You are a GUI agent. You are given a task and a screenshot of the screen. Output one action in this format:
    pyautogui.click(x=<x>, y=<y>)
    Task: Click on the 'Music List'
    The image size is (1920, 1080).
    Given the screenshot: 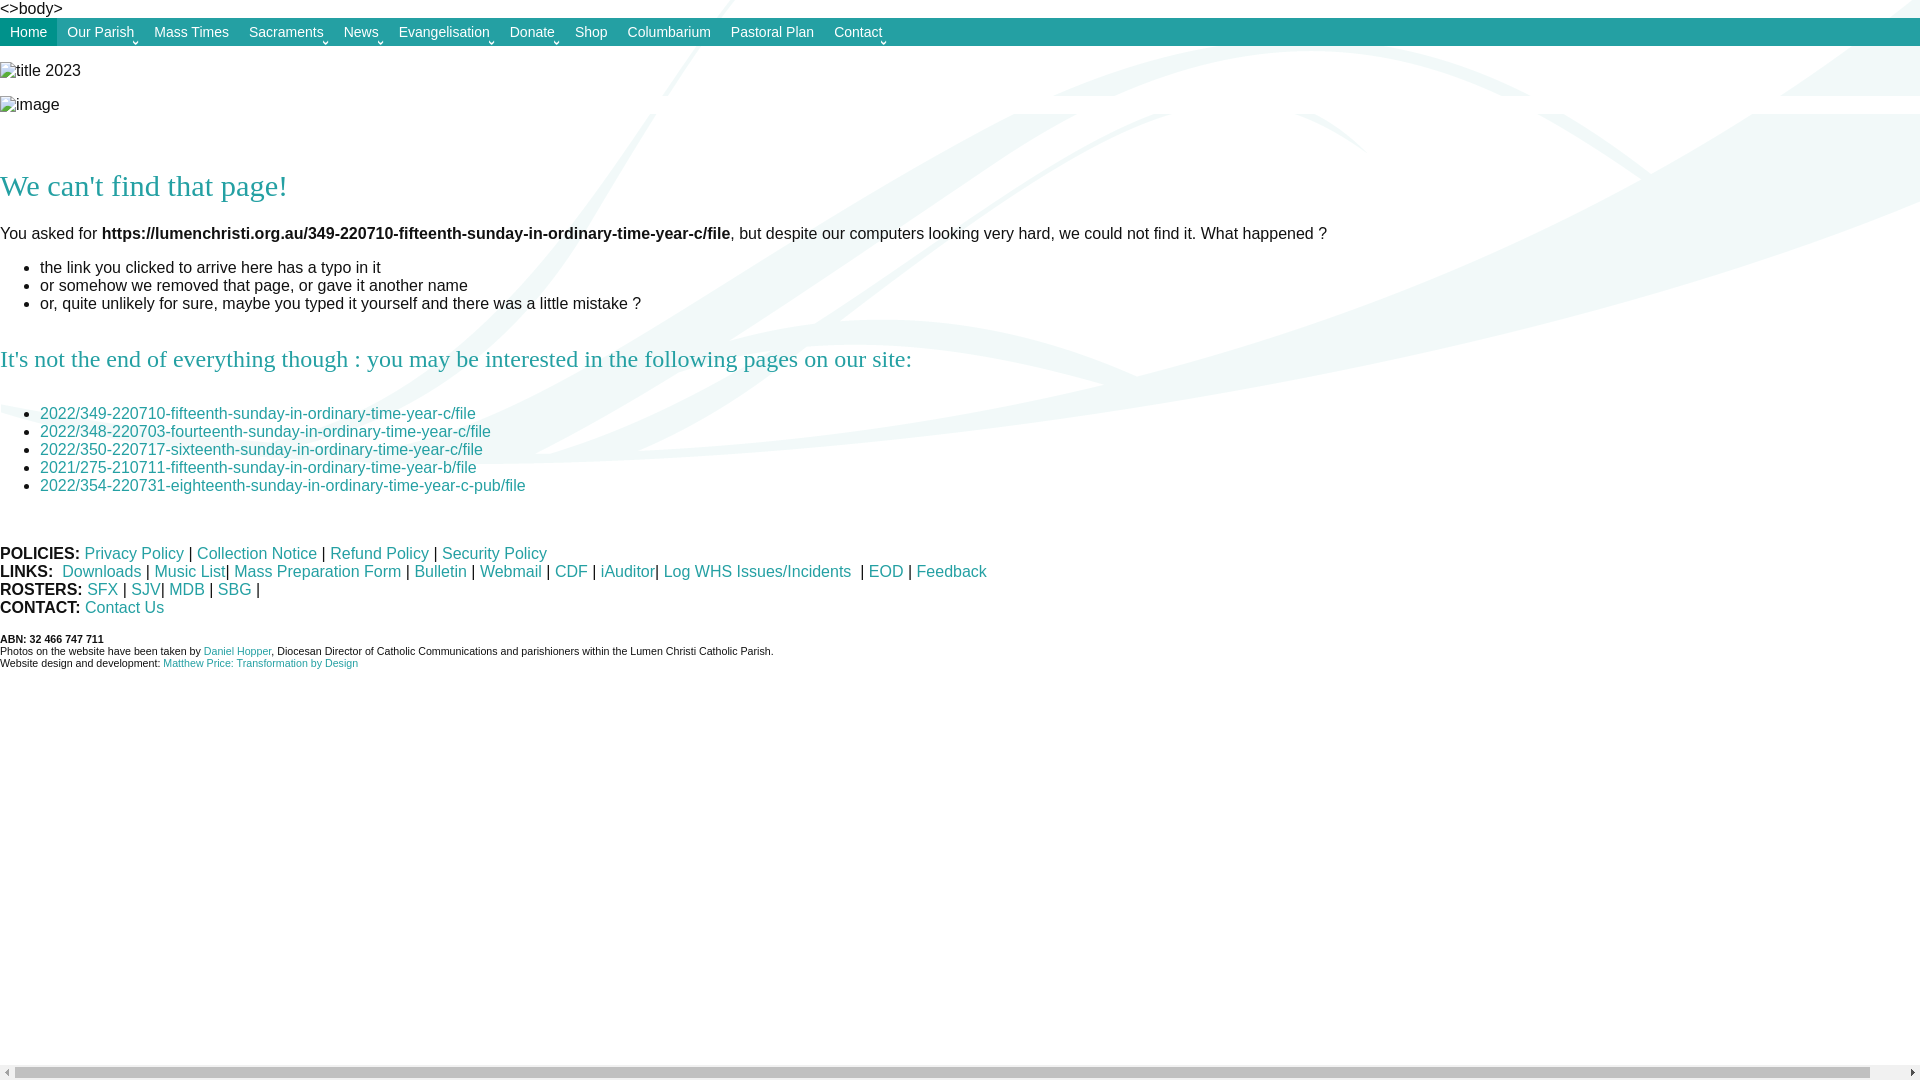 What is the action you would take?
    pyautogui.click(x=189, y=571)
    